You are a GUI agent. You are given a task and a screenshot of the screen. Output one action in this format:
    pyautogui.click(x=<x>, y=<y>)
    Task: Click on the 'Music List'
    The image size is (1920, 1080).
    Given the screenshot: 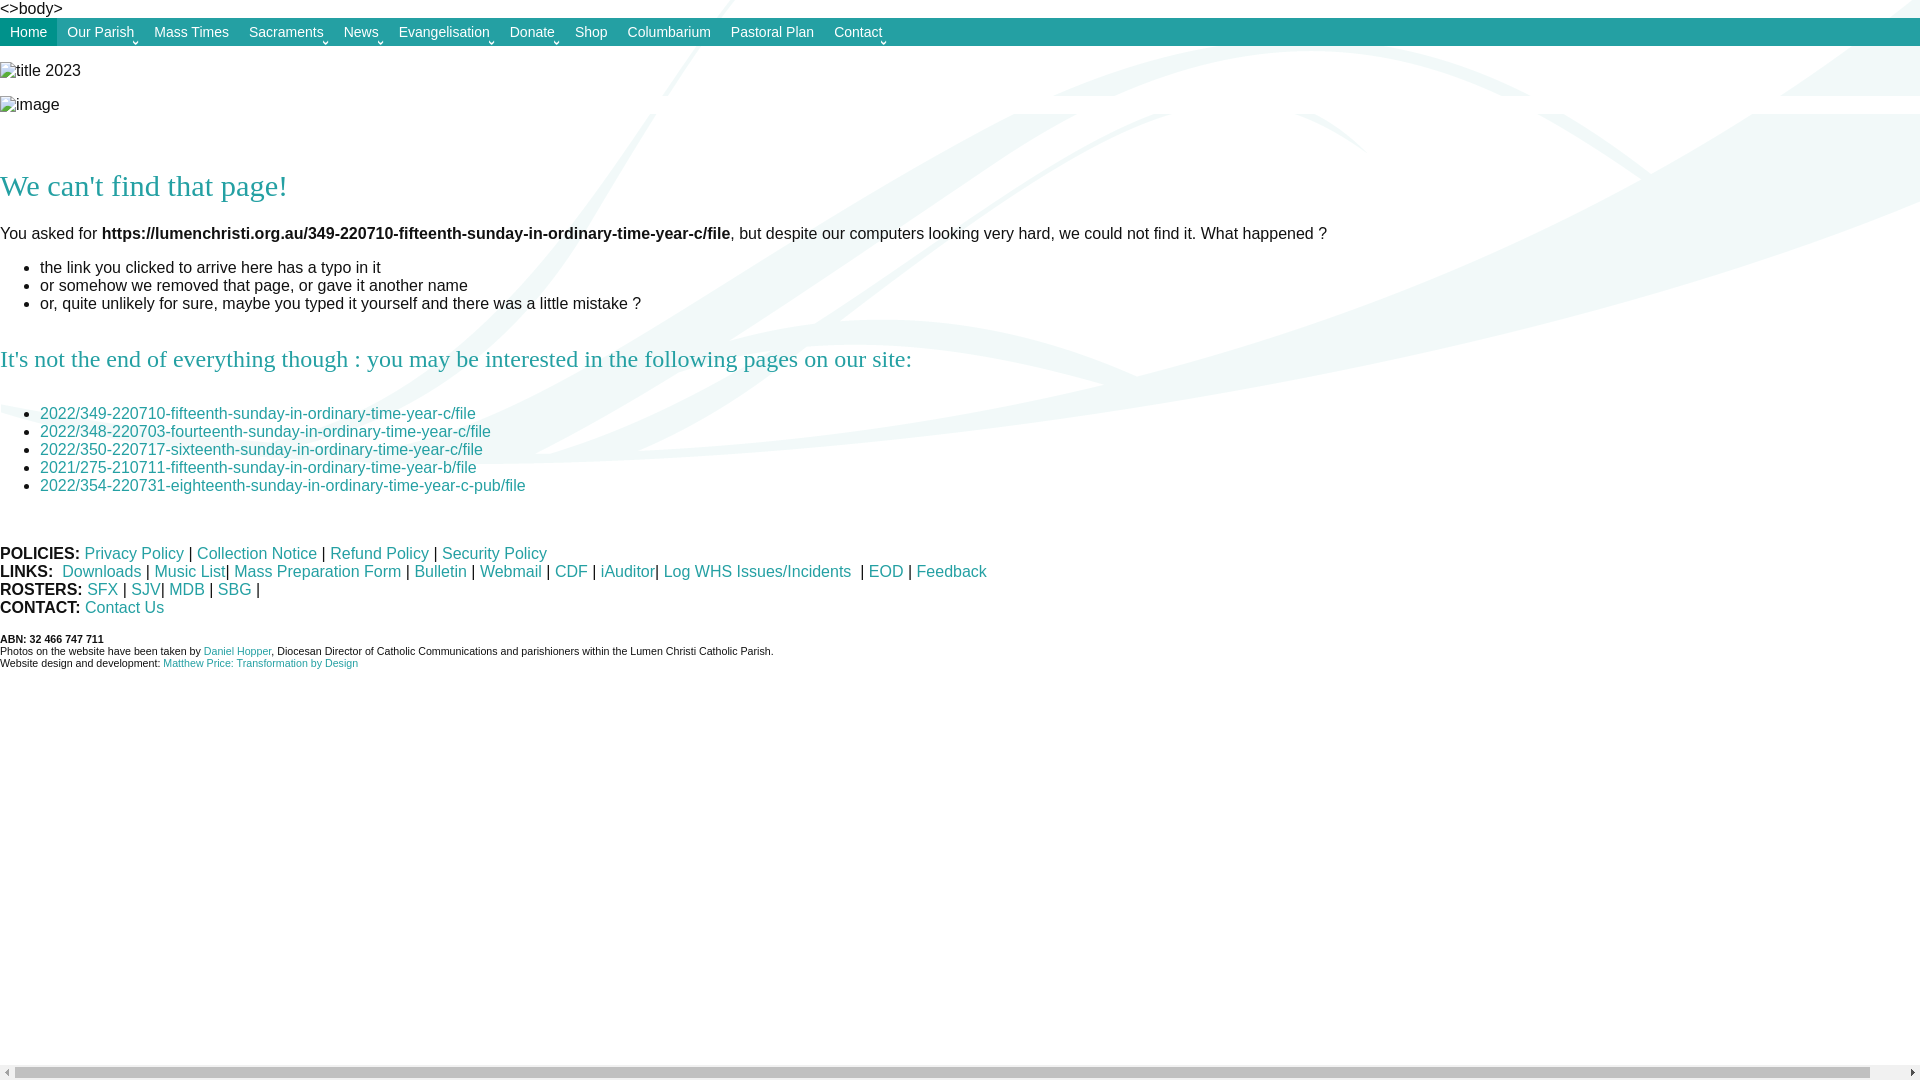 What is the action you would take?
    pyautogui.click(x=189, y=571)
    